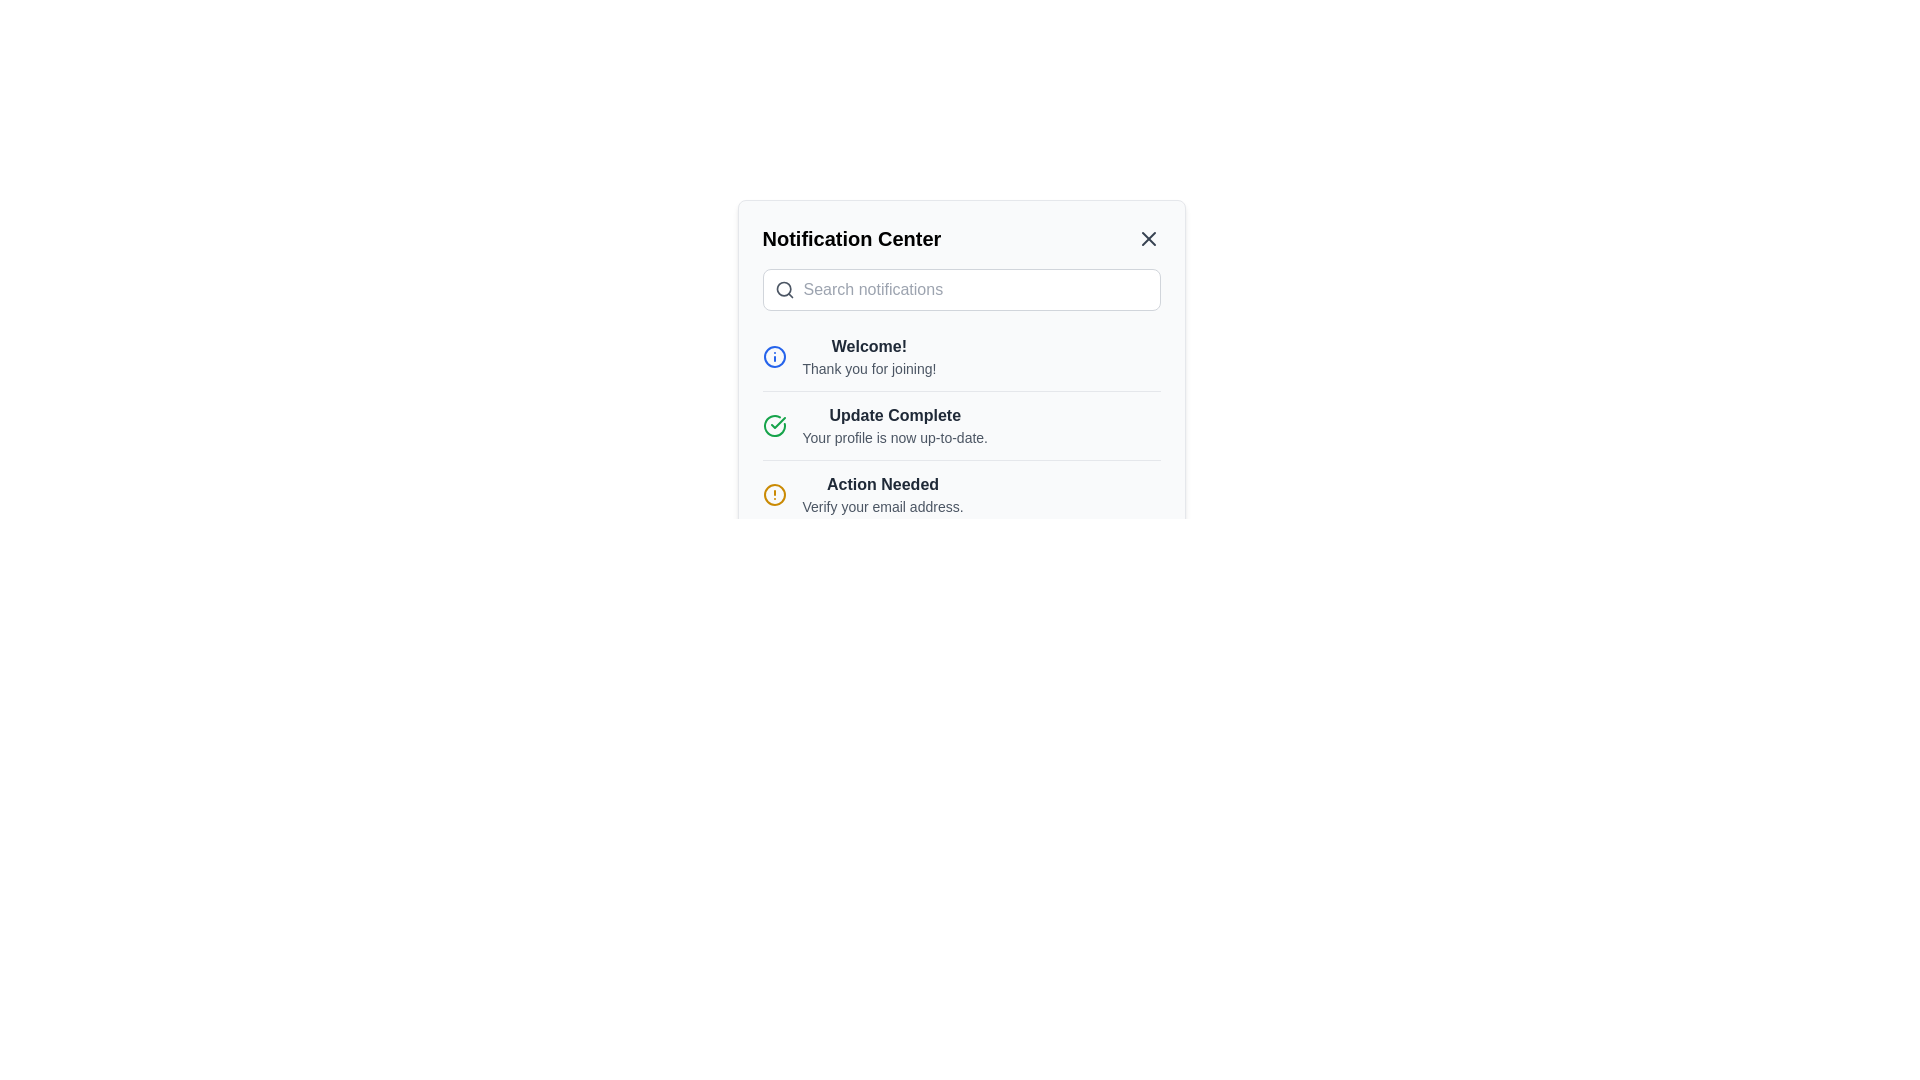 Image resolution: width=1920 pixels, height=1080 pixels. Describe the element at coordinates (882, 505) in the screenshot. I see `text label that says 'Verify your email address.' which is located beneath the 'Action Needed' header in the notification panel` at that location.